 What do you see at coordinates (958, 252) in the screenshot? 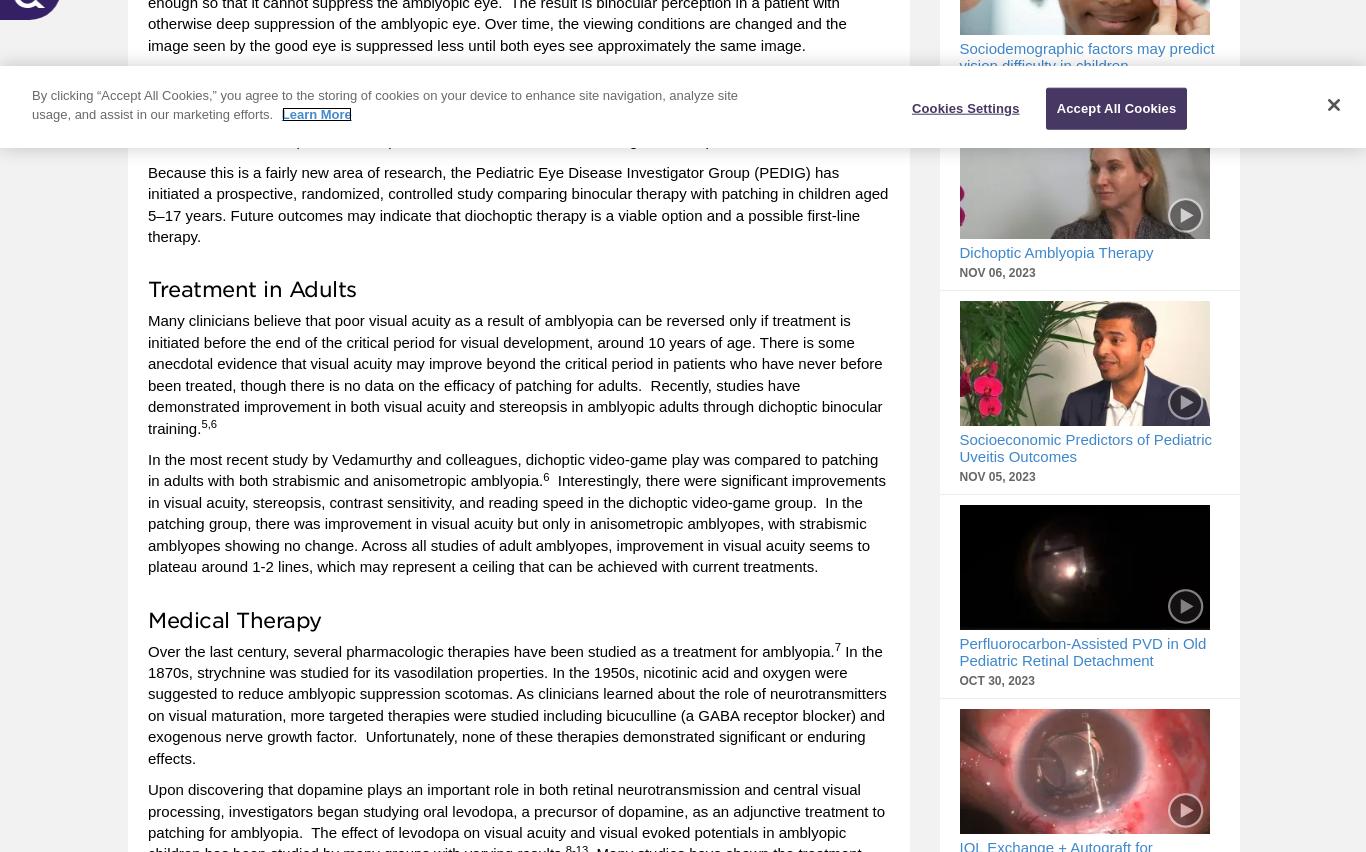
I see `'Dichoptic Amblyopia Therapy'` at bounding box center [958, 252].